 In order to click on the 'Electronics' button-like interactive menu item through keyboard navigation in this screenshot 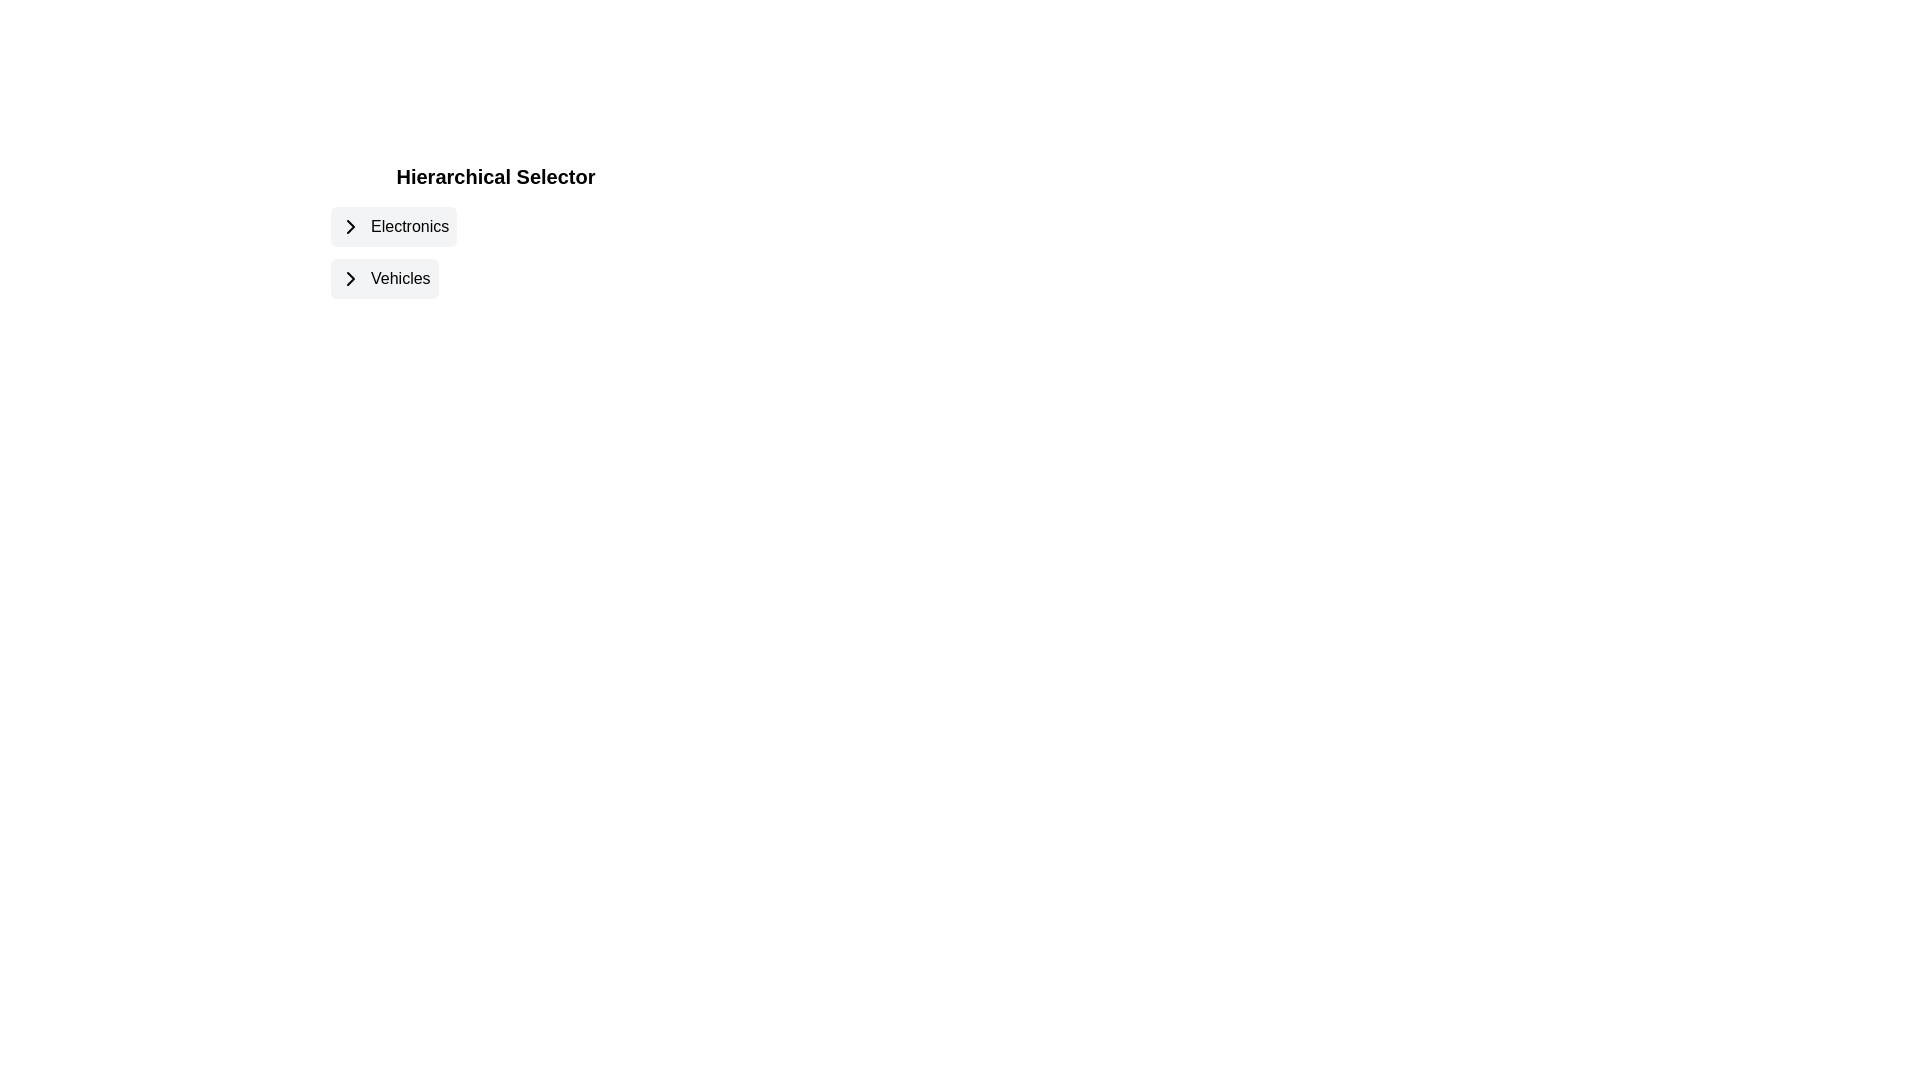, I will do `click(495, 226)`.